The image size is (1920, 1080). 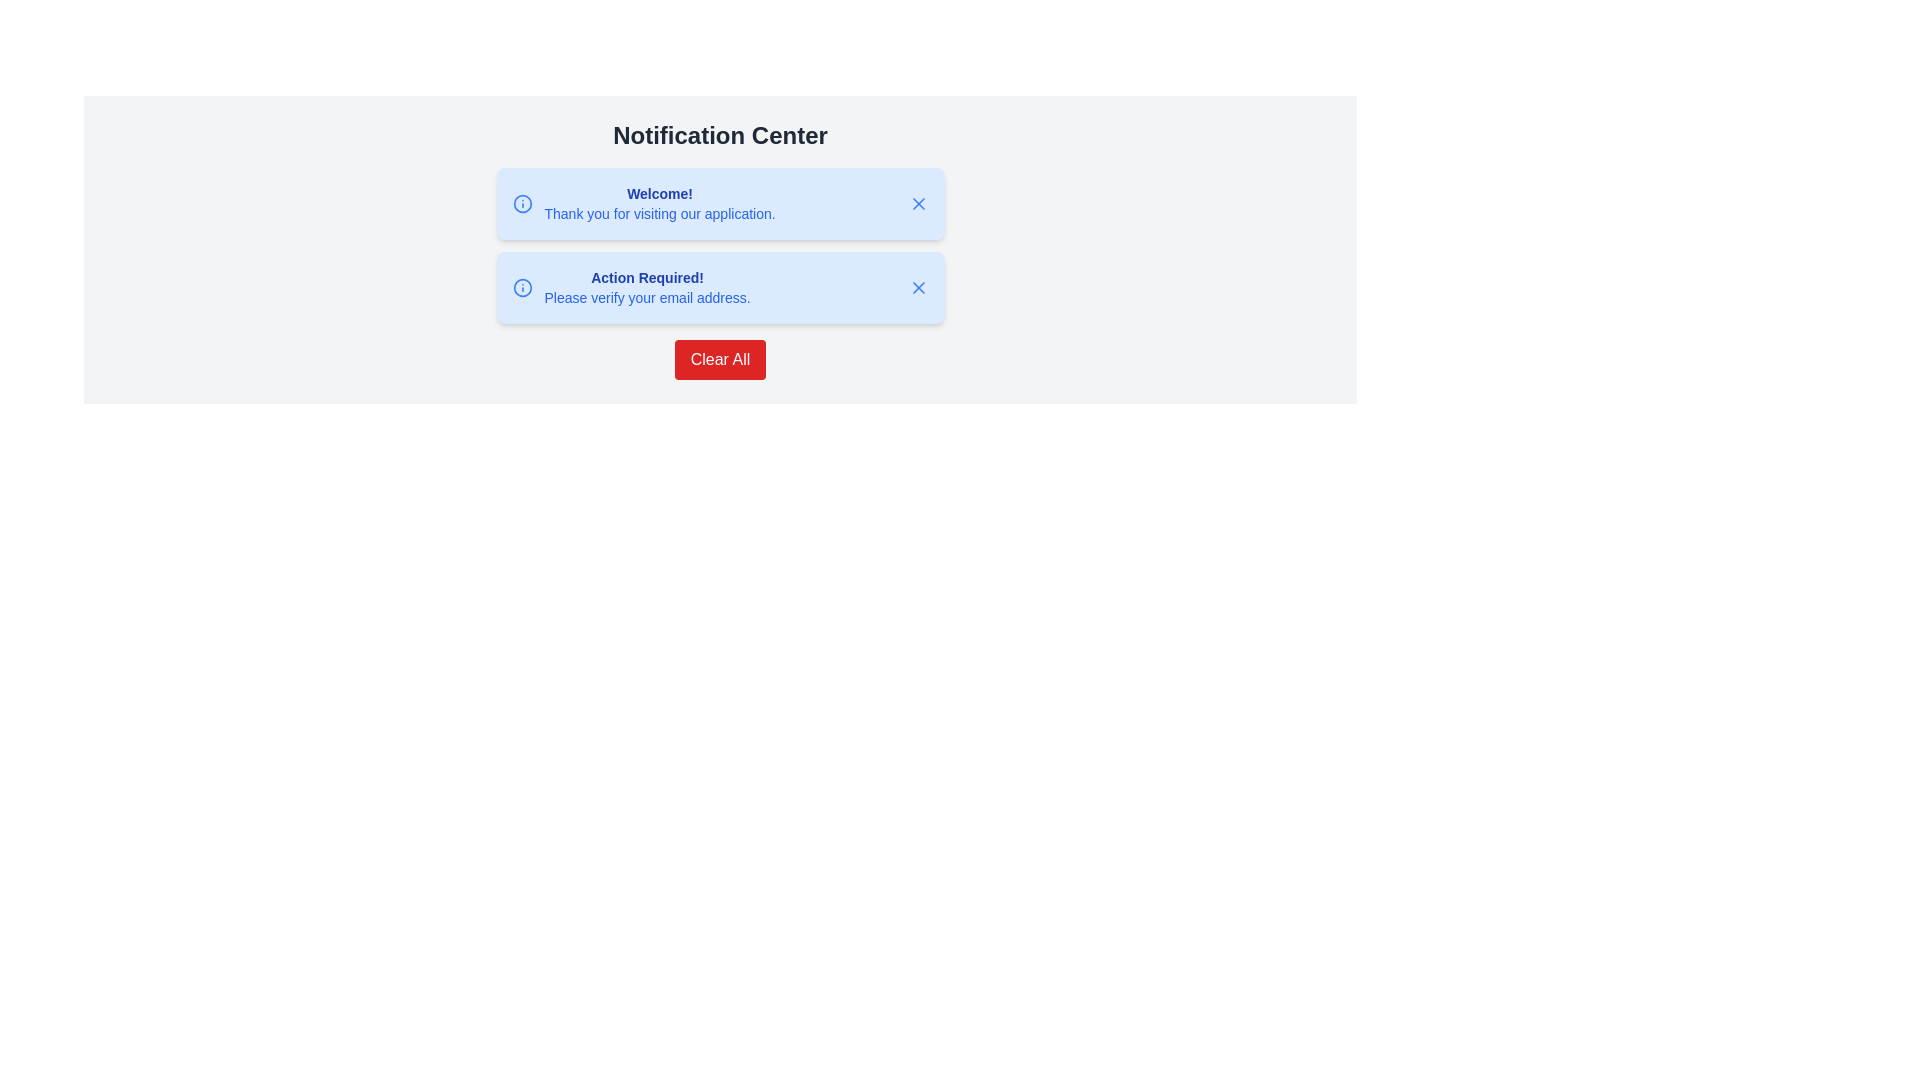 I want to click on the text label that states 'Thank you for visiting our application.' located inside the notification box below the 'Welcome!' text, so click(x=660, y=213).